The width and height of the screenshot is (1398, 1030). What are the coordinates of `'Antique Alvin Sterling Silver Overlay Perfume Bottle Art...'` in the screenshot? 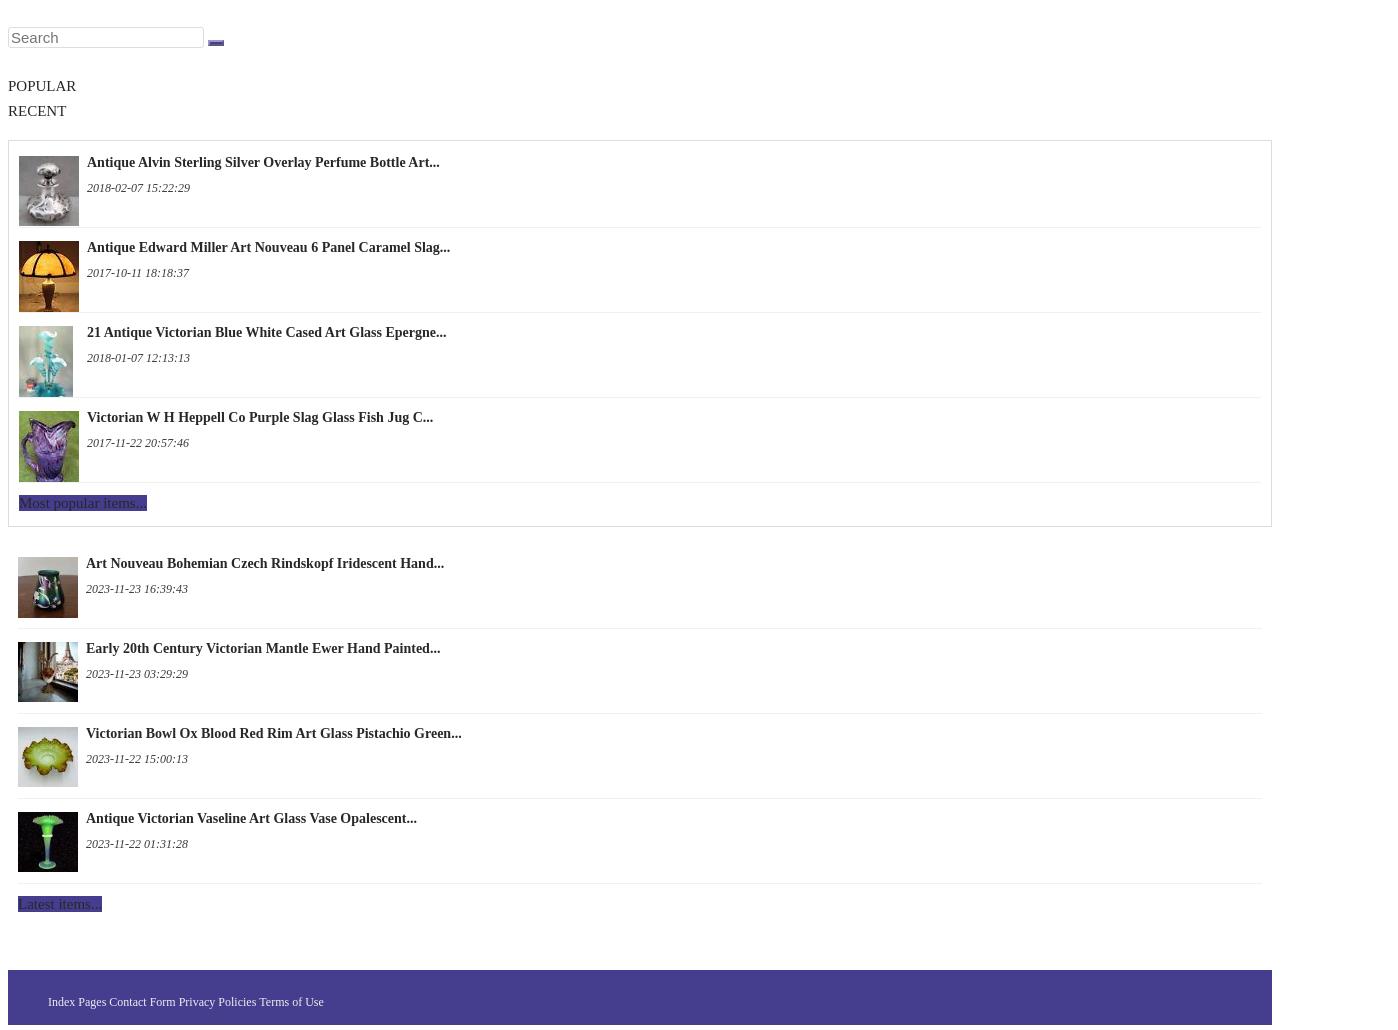 It's located at (262, 160).